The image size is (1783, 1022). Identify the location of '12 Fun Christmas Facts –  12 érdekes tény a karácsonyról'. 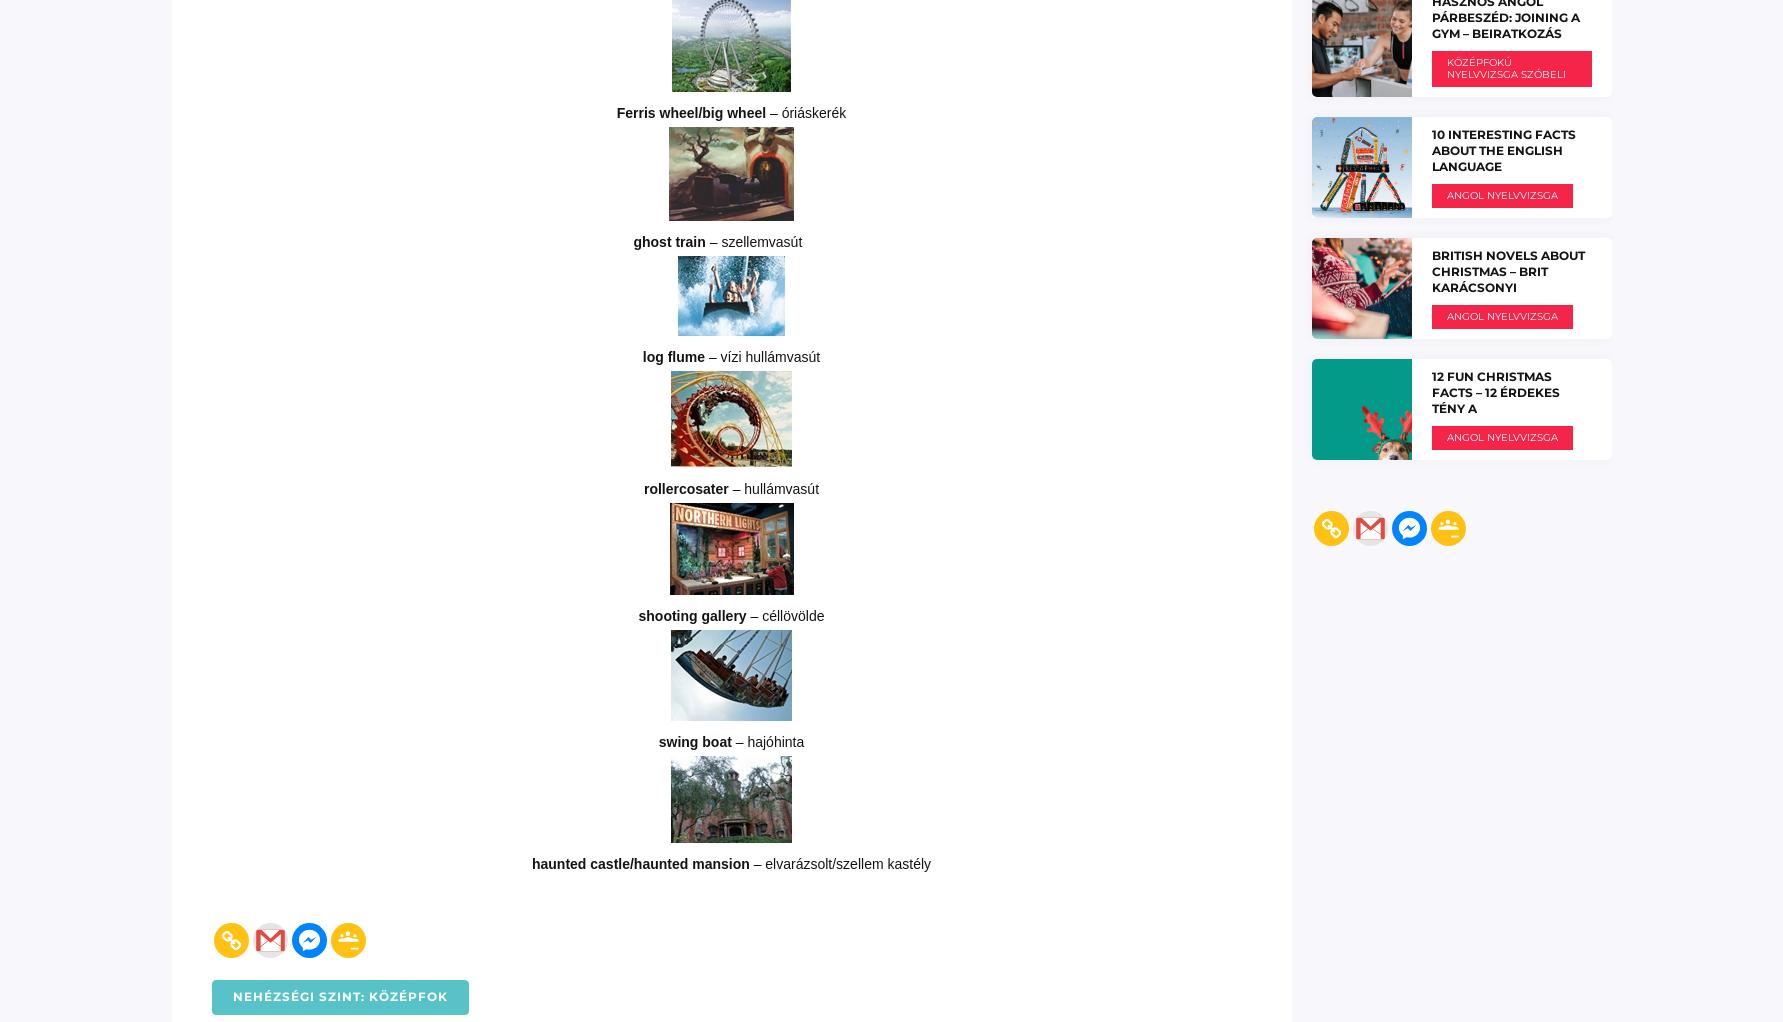
(1494, 398).